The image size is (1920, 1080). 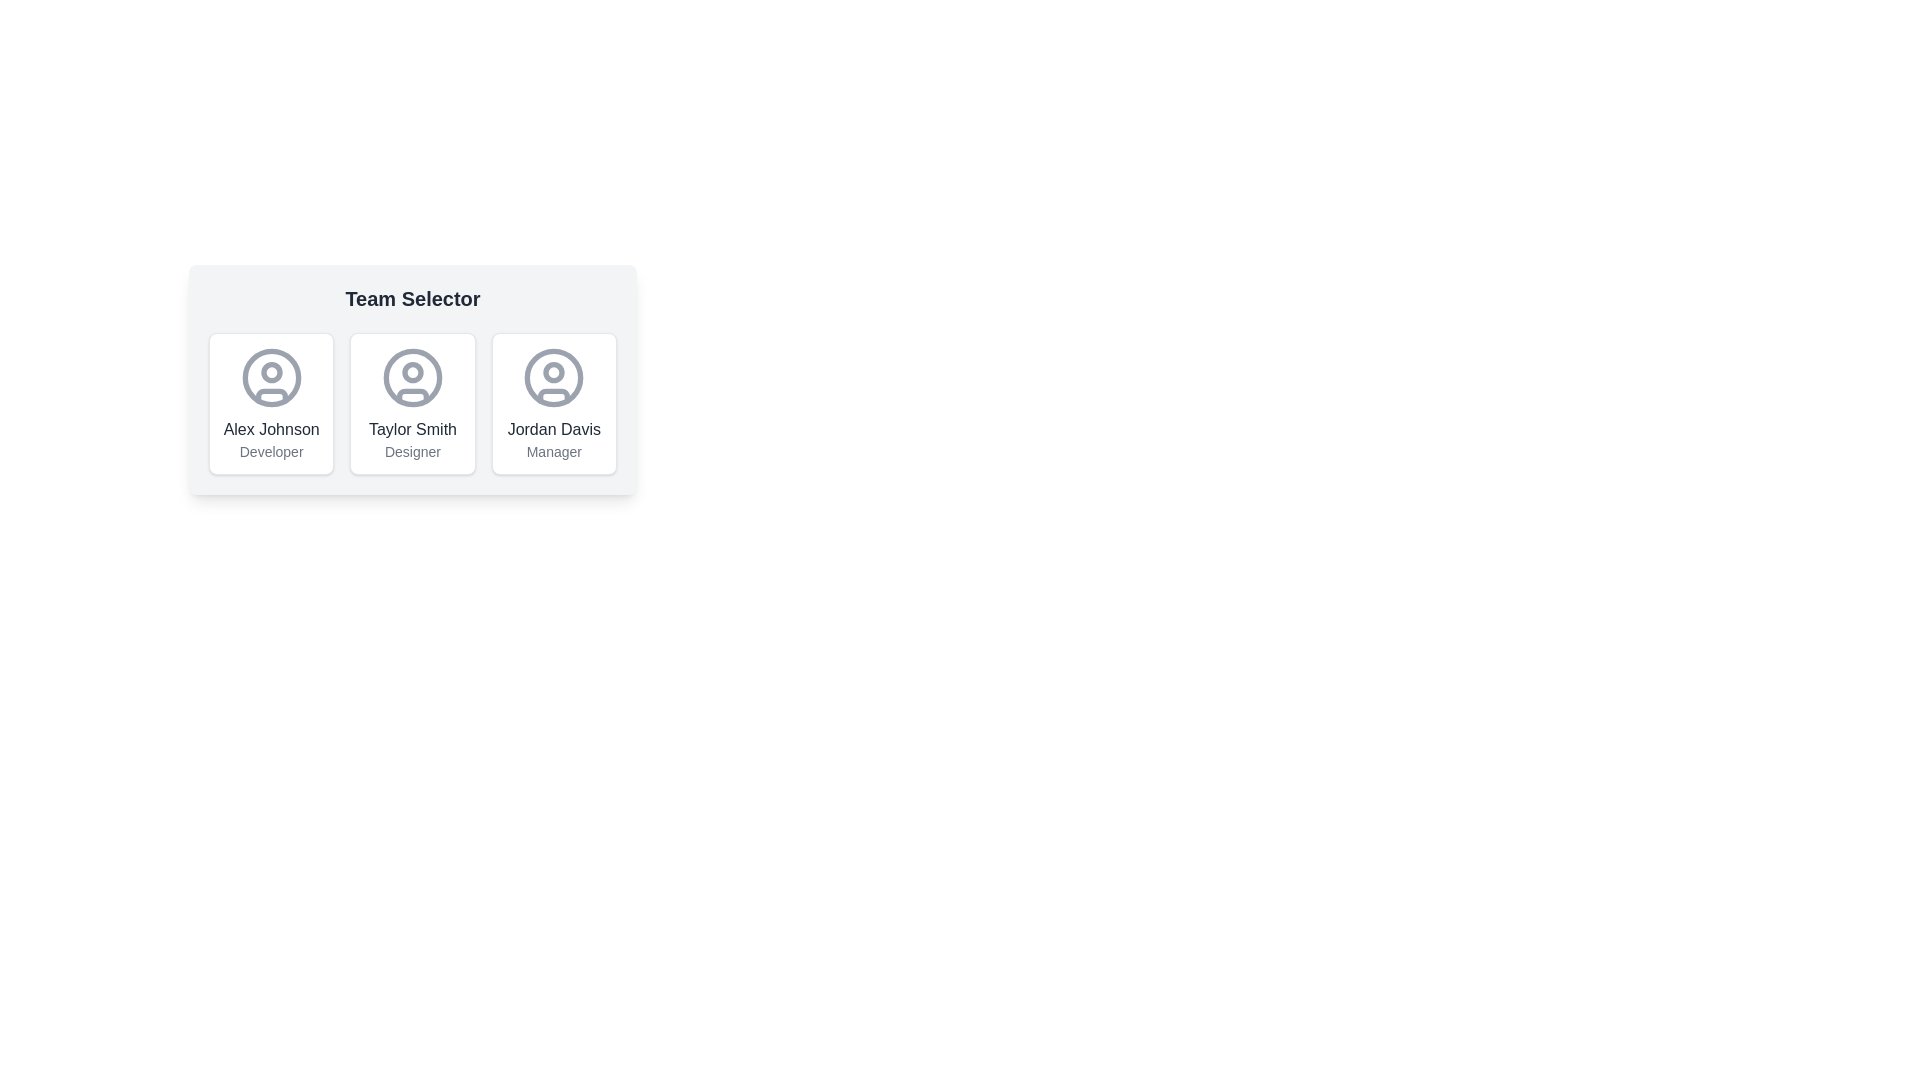 What do you see at coordinates (554, 428) in the screenshot?
I see `the text label displaying 'Jordan Davis' in a bold font, positioned above the title 'Manager' within the rightmost card` at bounding box center [554, 428].